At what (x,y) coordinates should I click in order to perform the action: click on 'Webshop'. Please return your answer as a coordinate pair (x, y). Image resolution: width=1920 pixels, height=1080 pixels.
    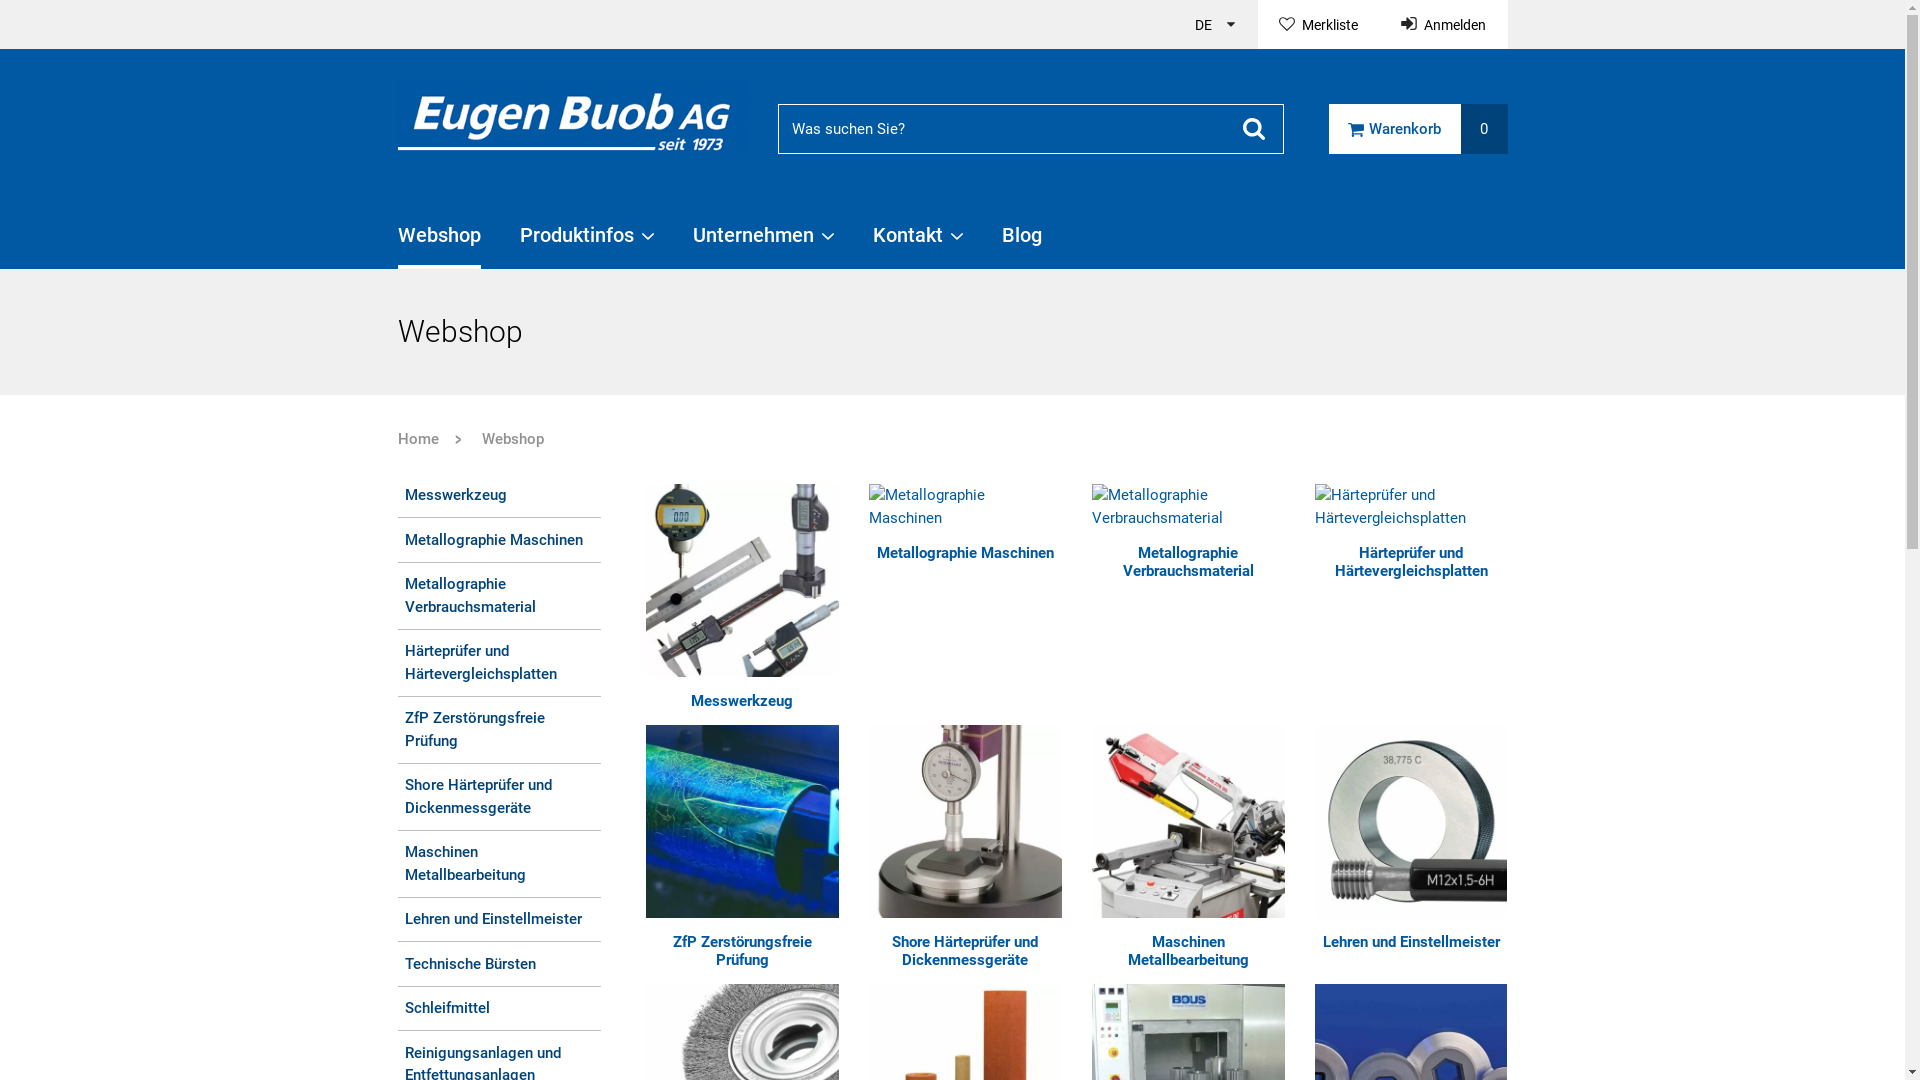
    Looking at the image, I should click on (492, 438).